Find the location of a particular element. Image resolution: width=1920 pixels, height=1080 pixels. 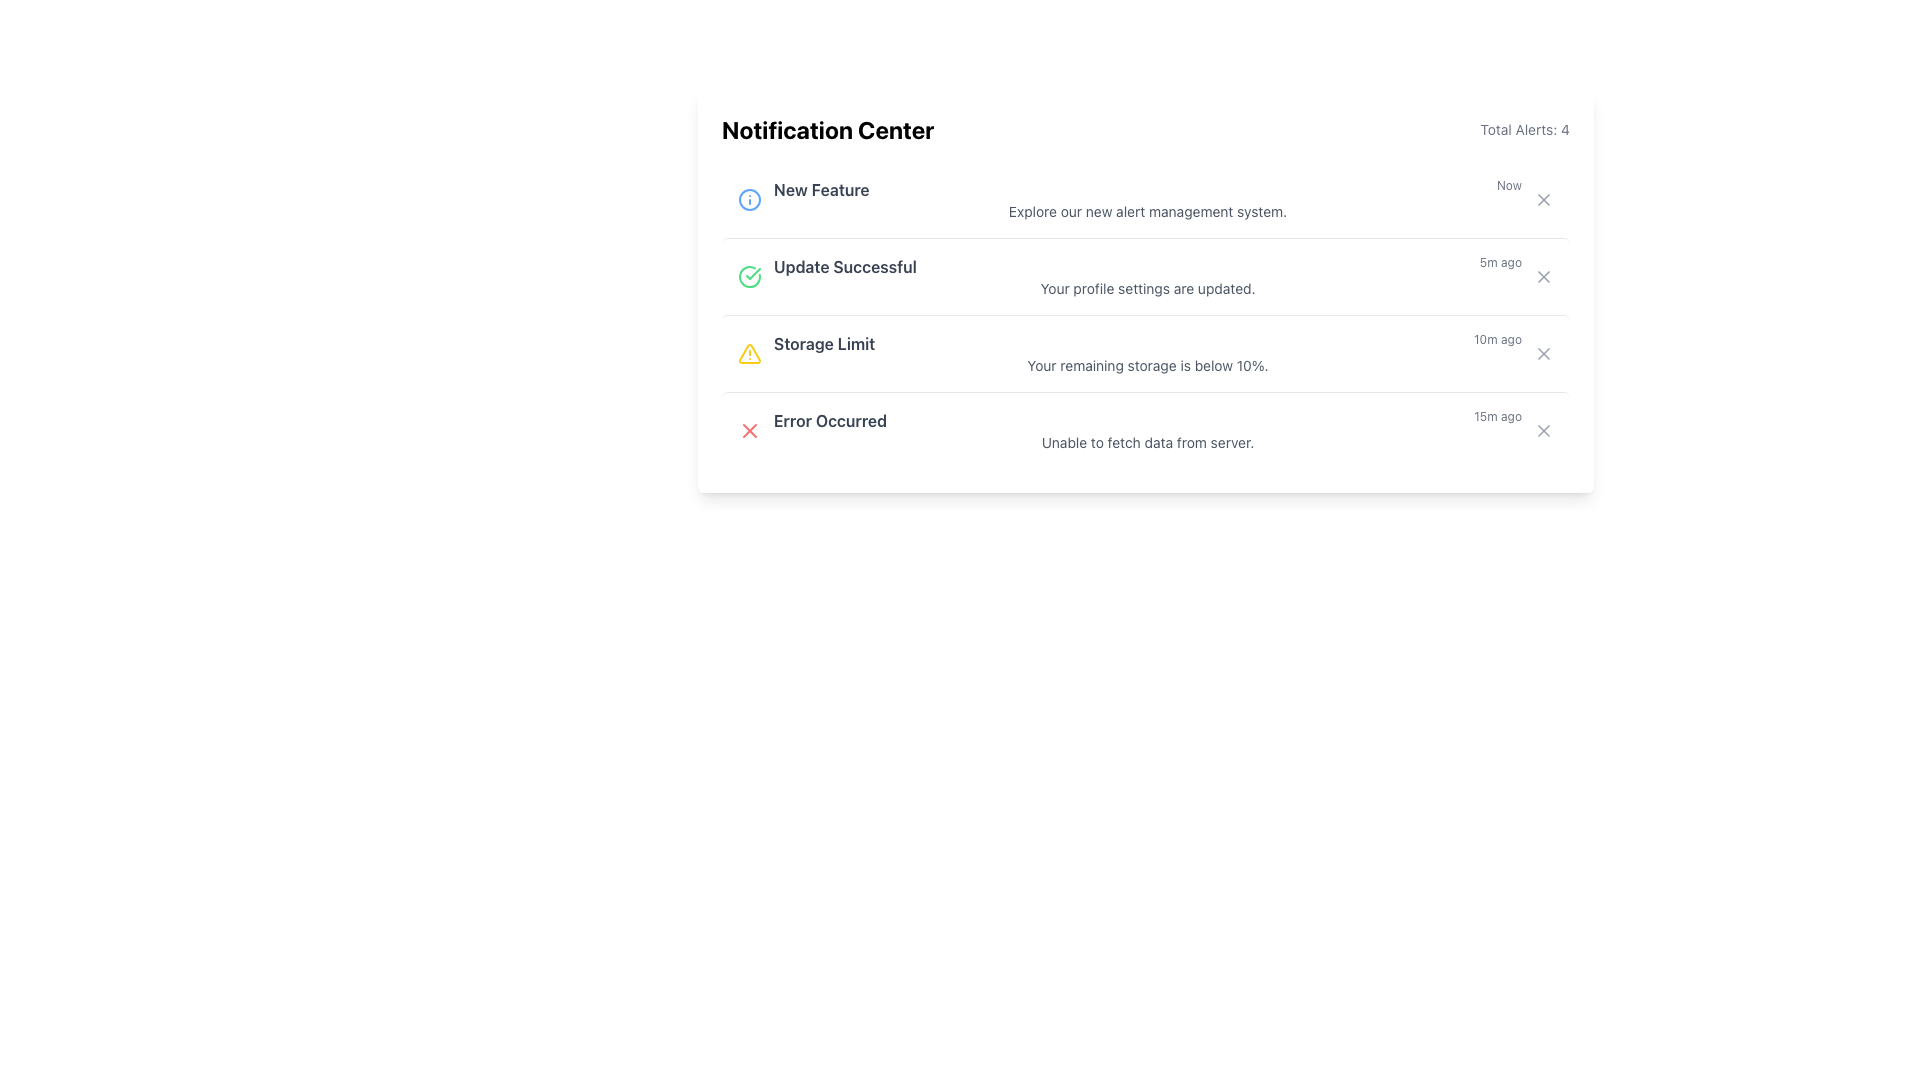

the circular 'X' mark button at the top-right corner of the 'New Feature' notification card is located at coordinates (1543, 200).